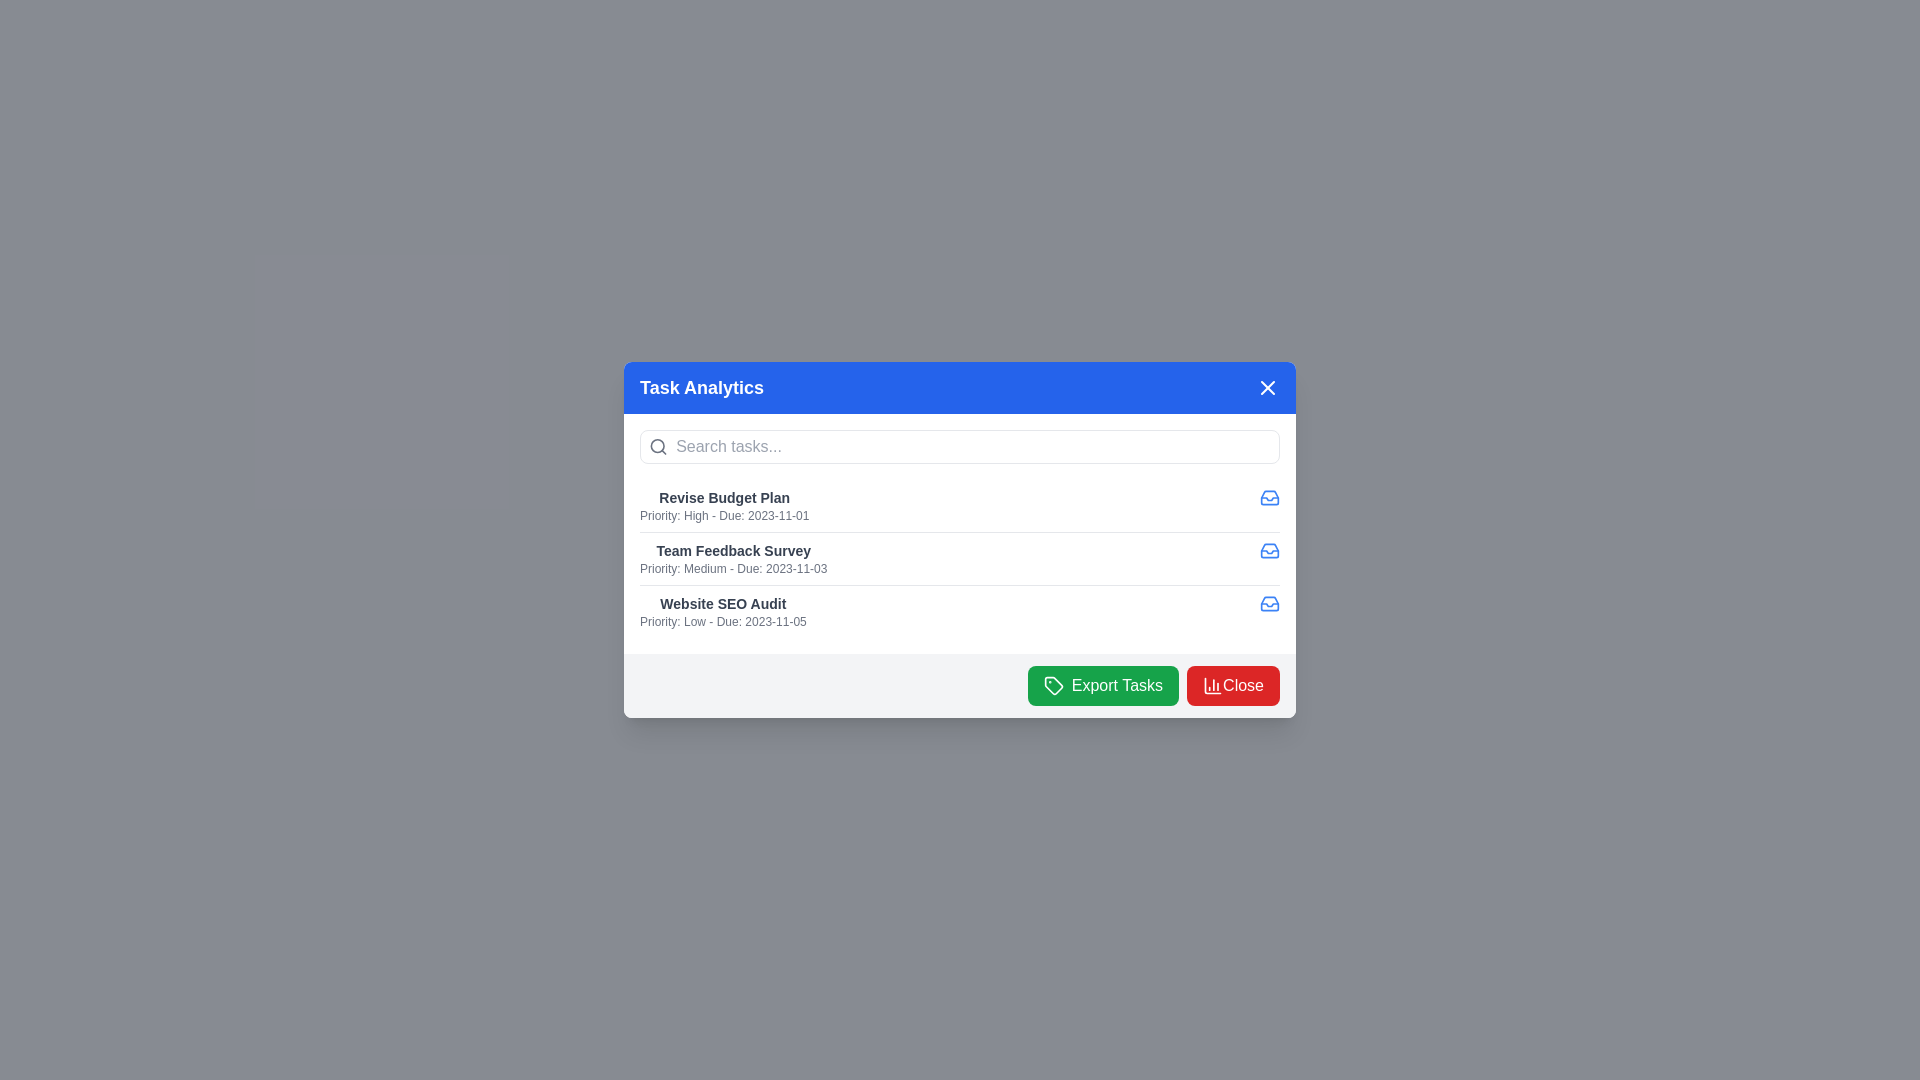 The image size is (1920, 1080). Describe the element at coordinates (1232, 685) in the screenshot. I see `the close button located at the bottom-right corner of the modal interface` at that location.